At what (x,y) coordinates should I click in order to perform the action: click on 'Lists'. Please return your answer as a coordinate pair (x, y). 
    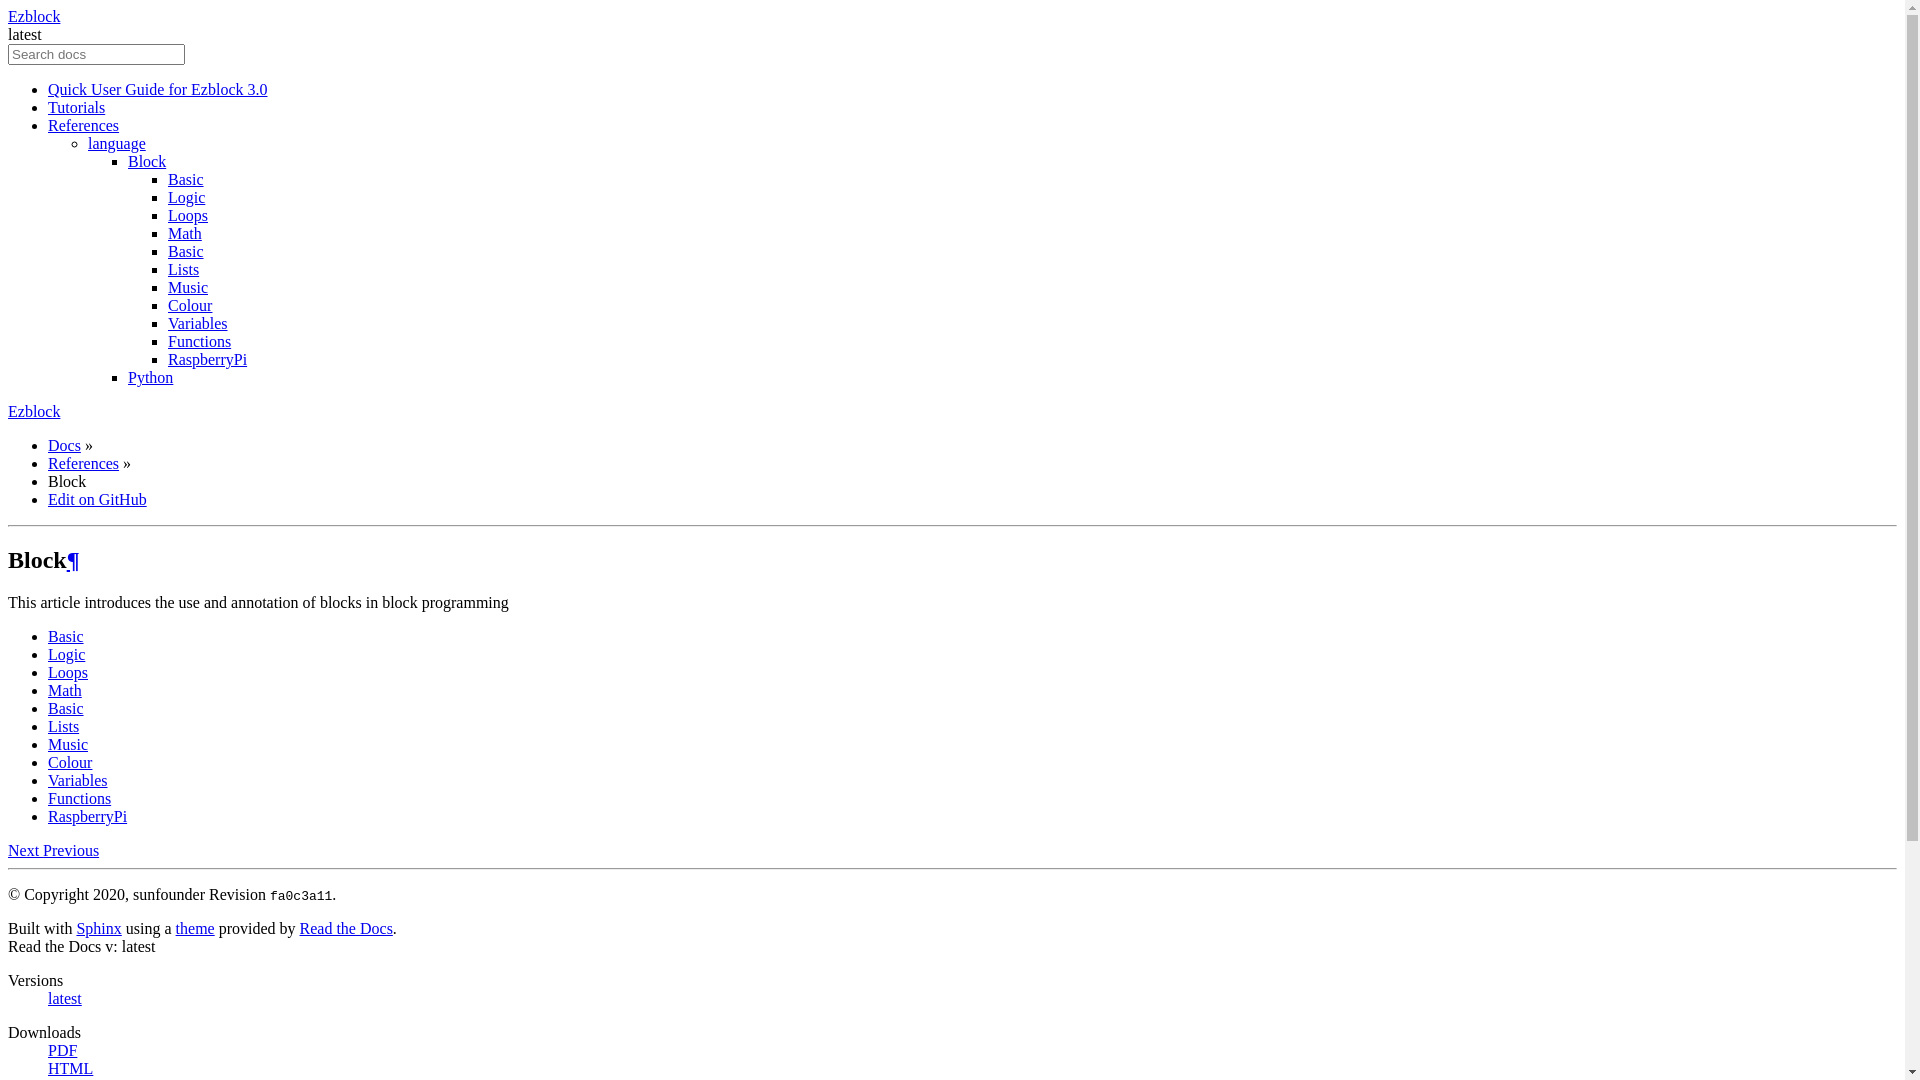
    Looking at the image, I should click on (183, 268).